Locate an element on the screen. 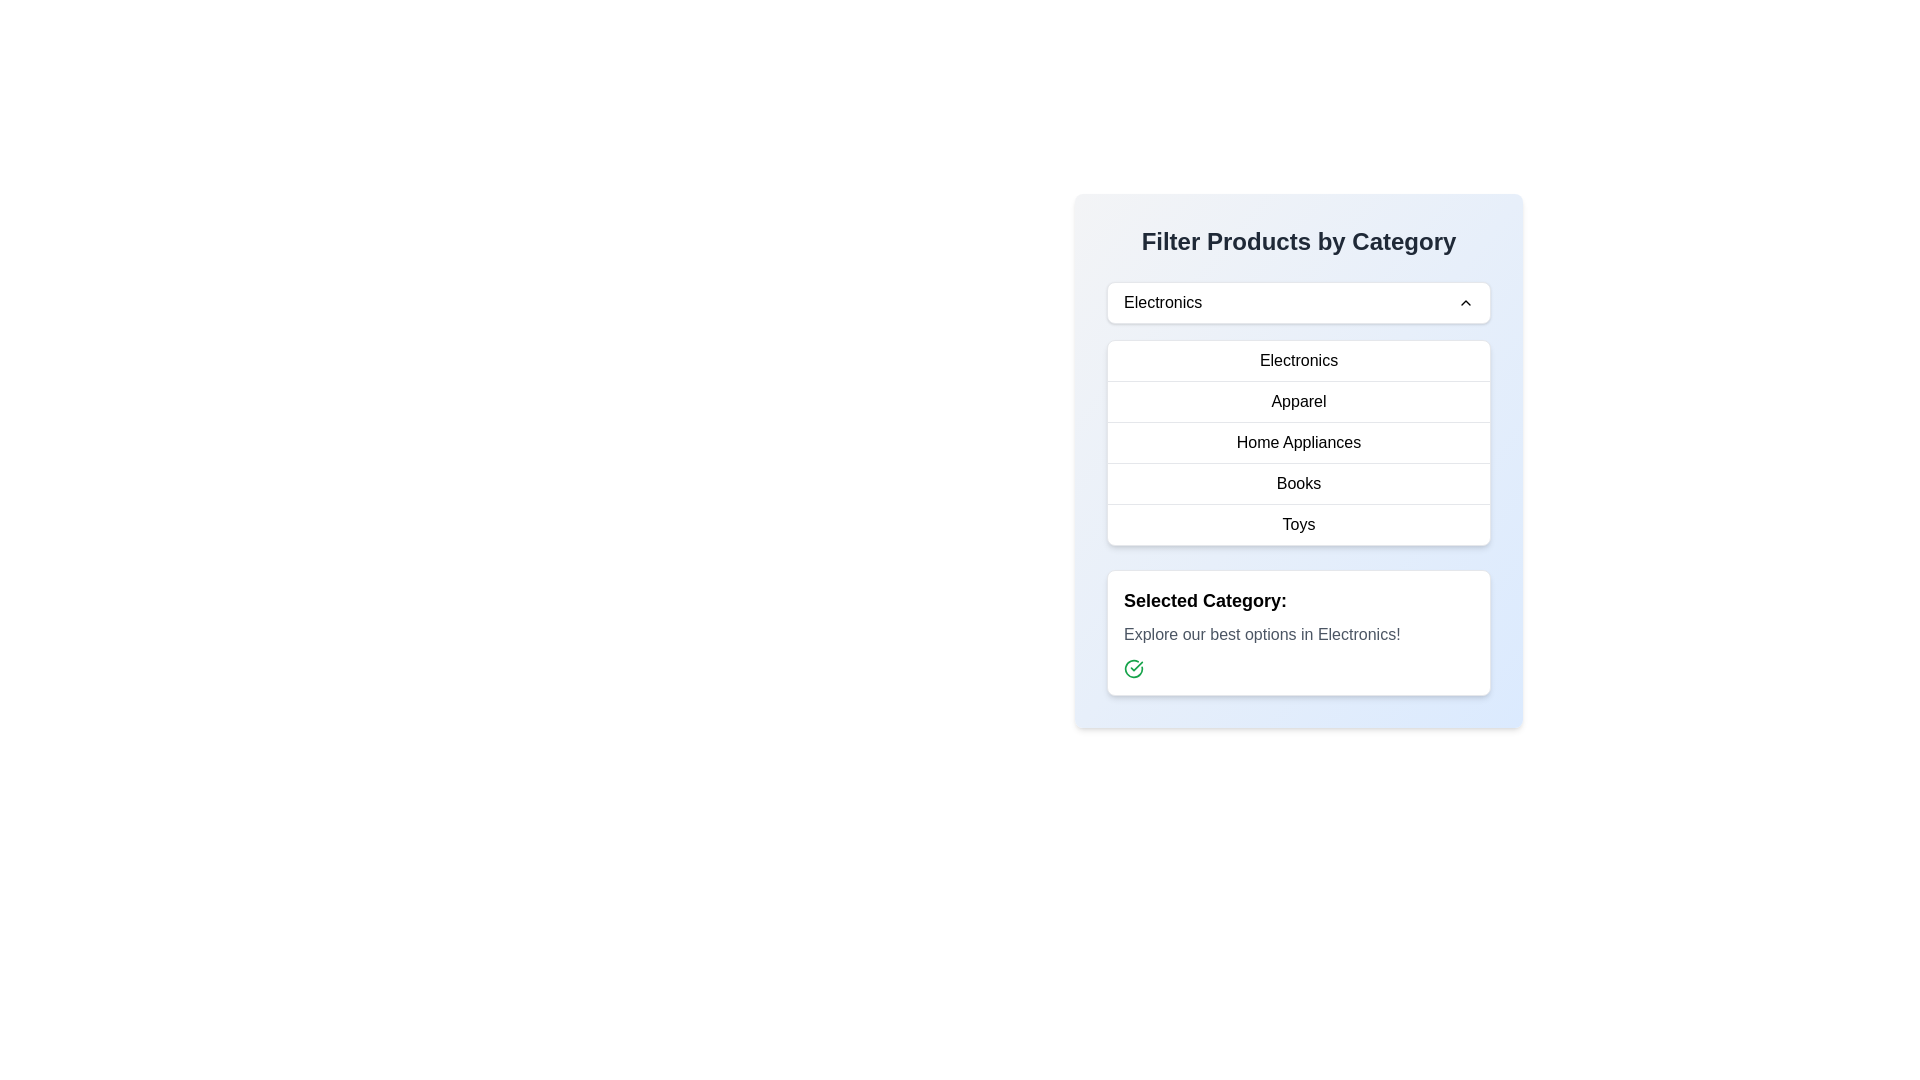 The height and width of the screenshot is (1080, 1920). the 'Electronics' item in the dropdown menu, which is the first item styled with padding and a hover effect is located at coordinates (1299, 361).